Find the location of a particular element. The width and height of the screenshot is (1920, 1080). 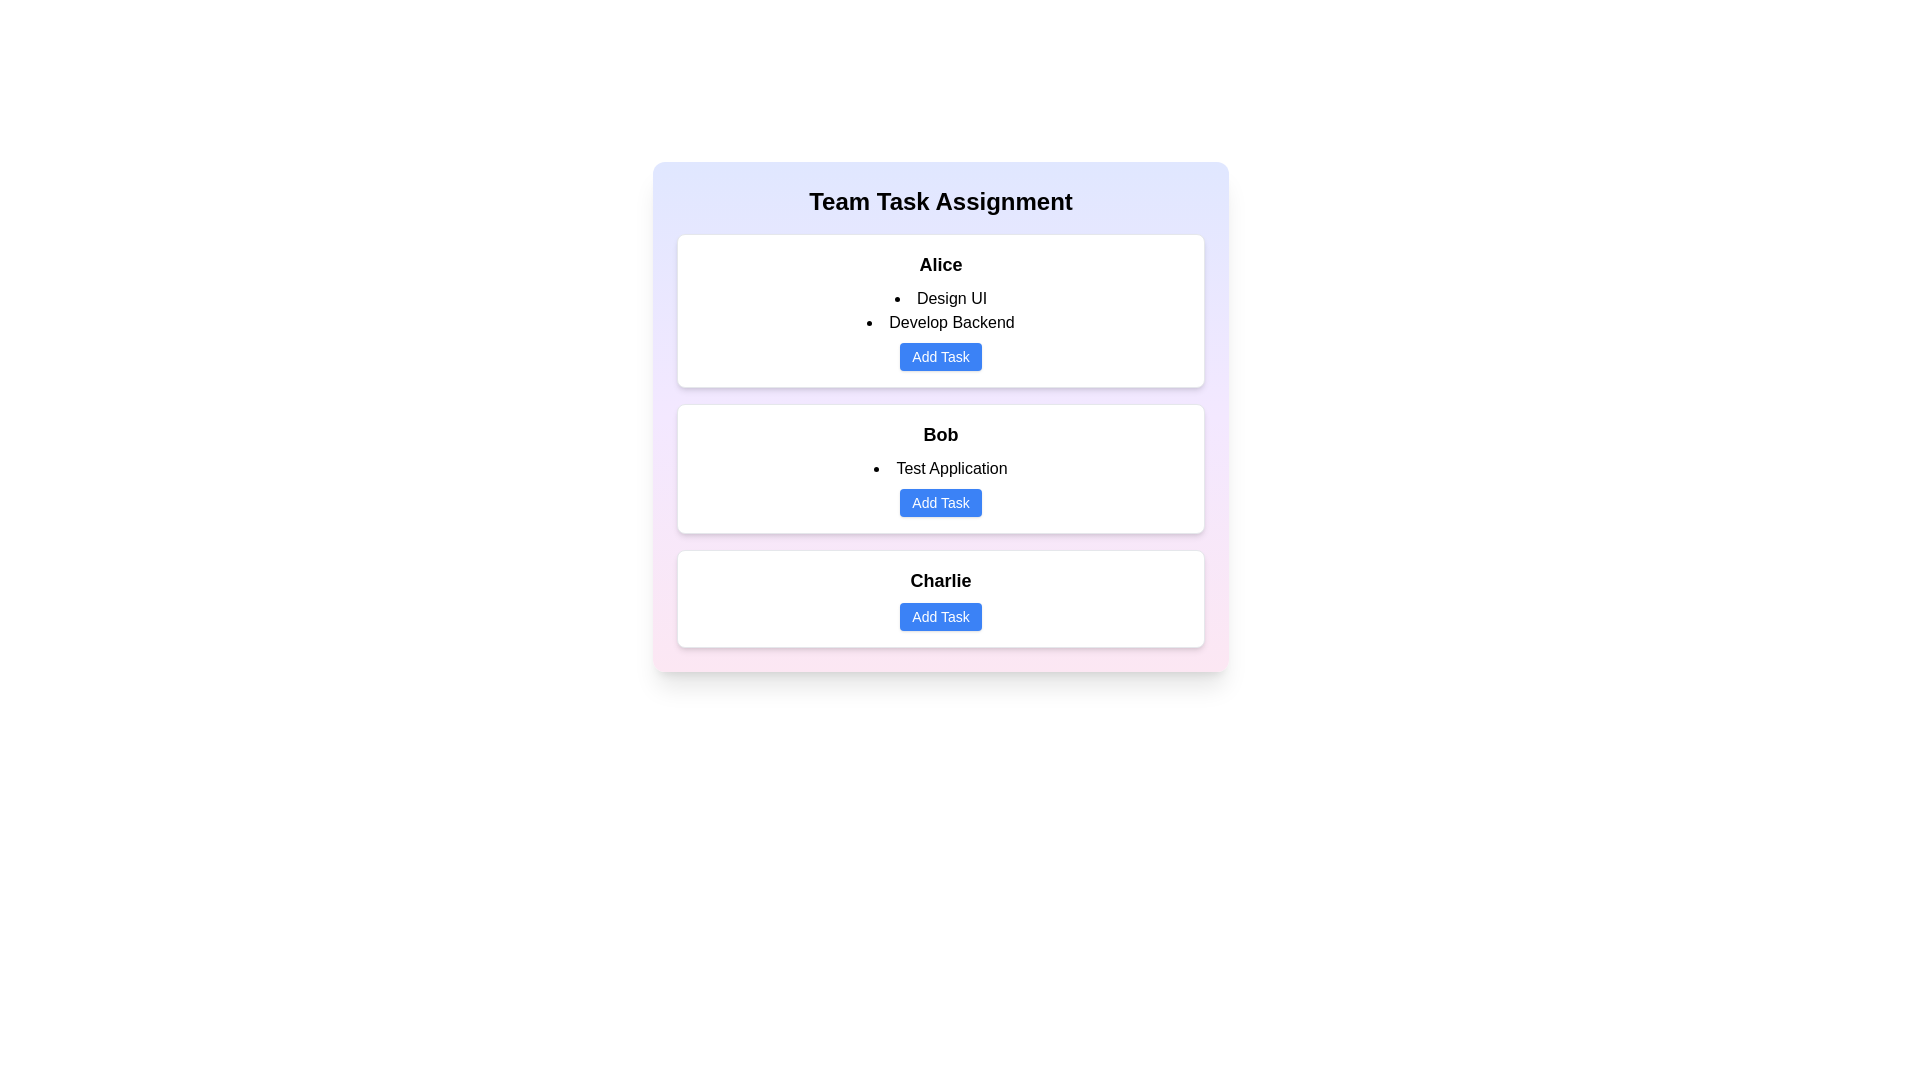

'Add Task' button for Bob to add a new task is located at coordinates (939, 501).